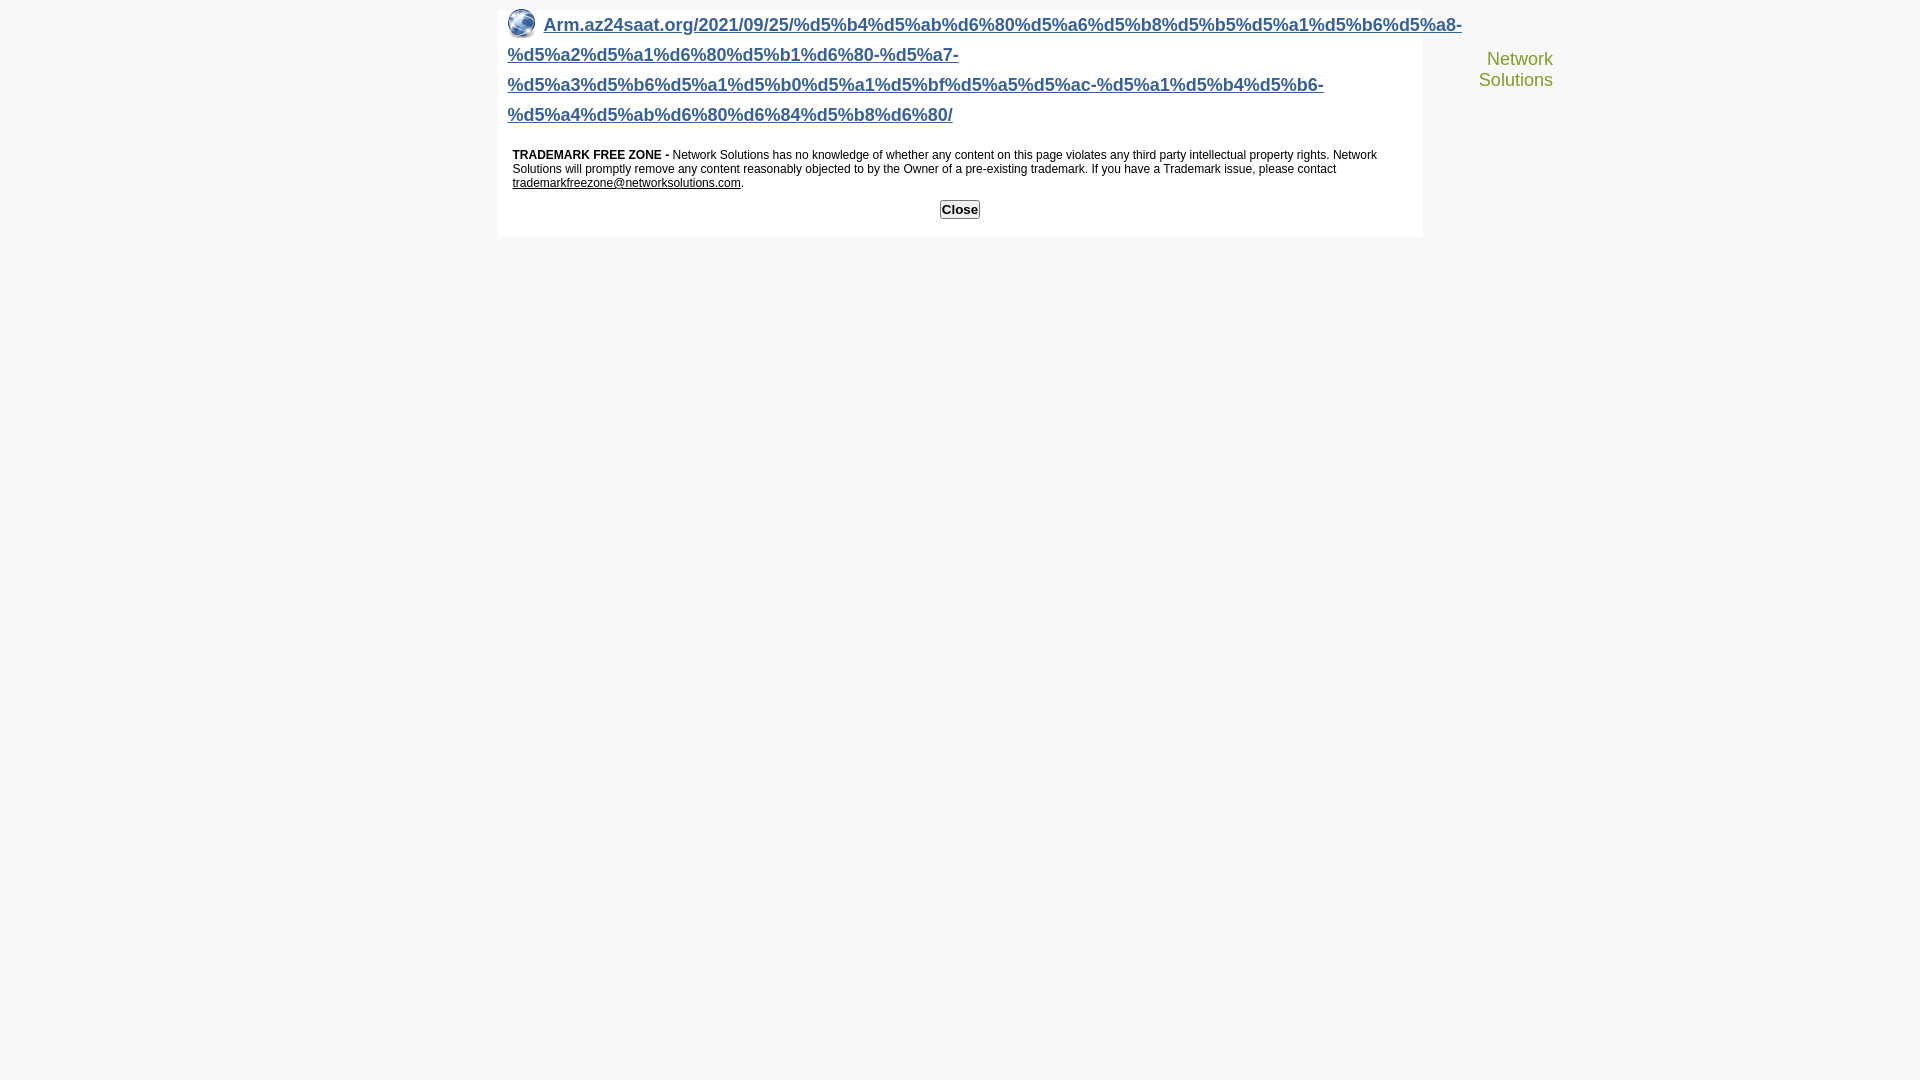 Image resolution: width=1920 pixels, height=1080 pixels. Describe the element at coordinates (960, 209) in the screenshot. I see `'Close'` at that location.